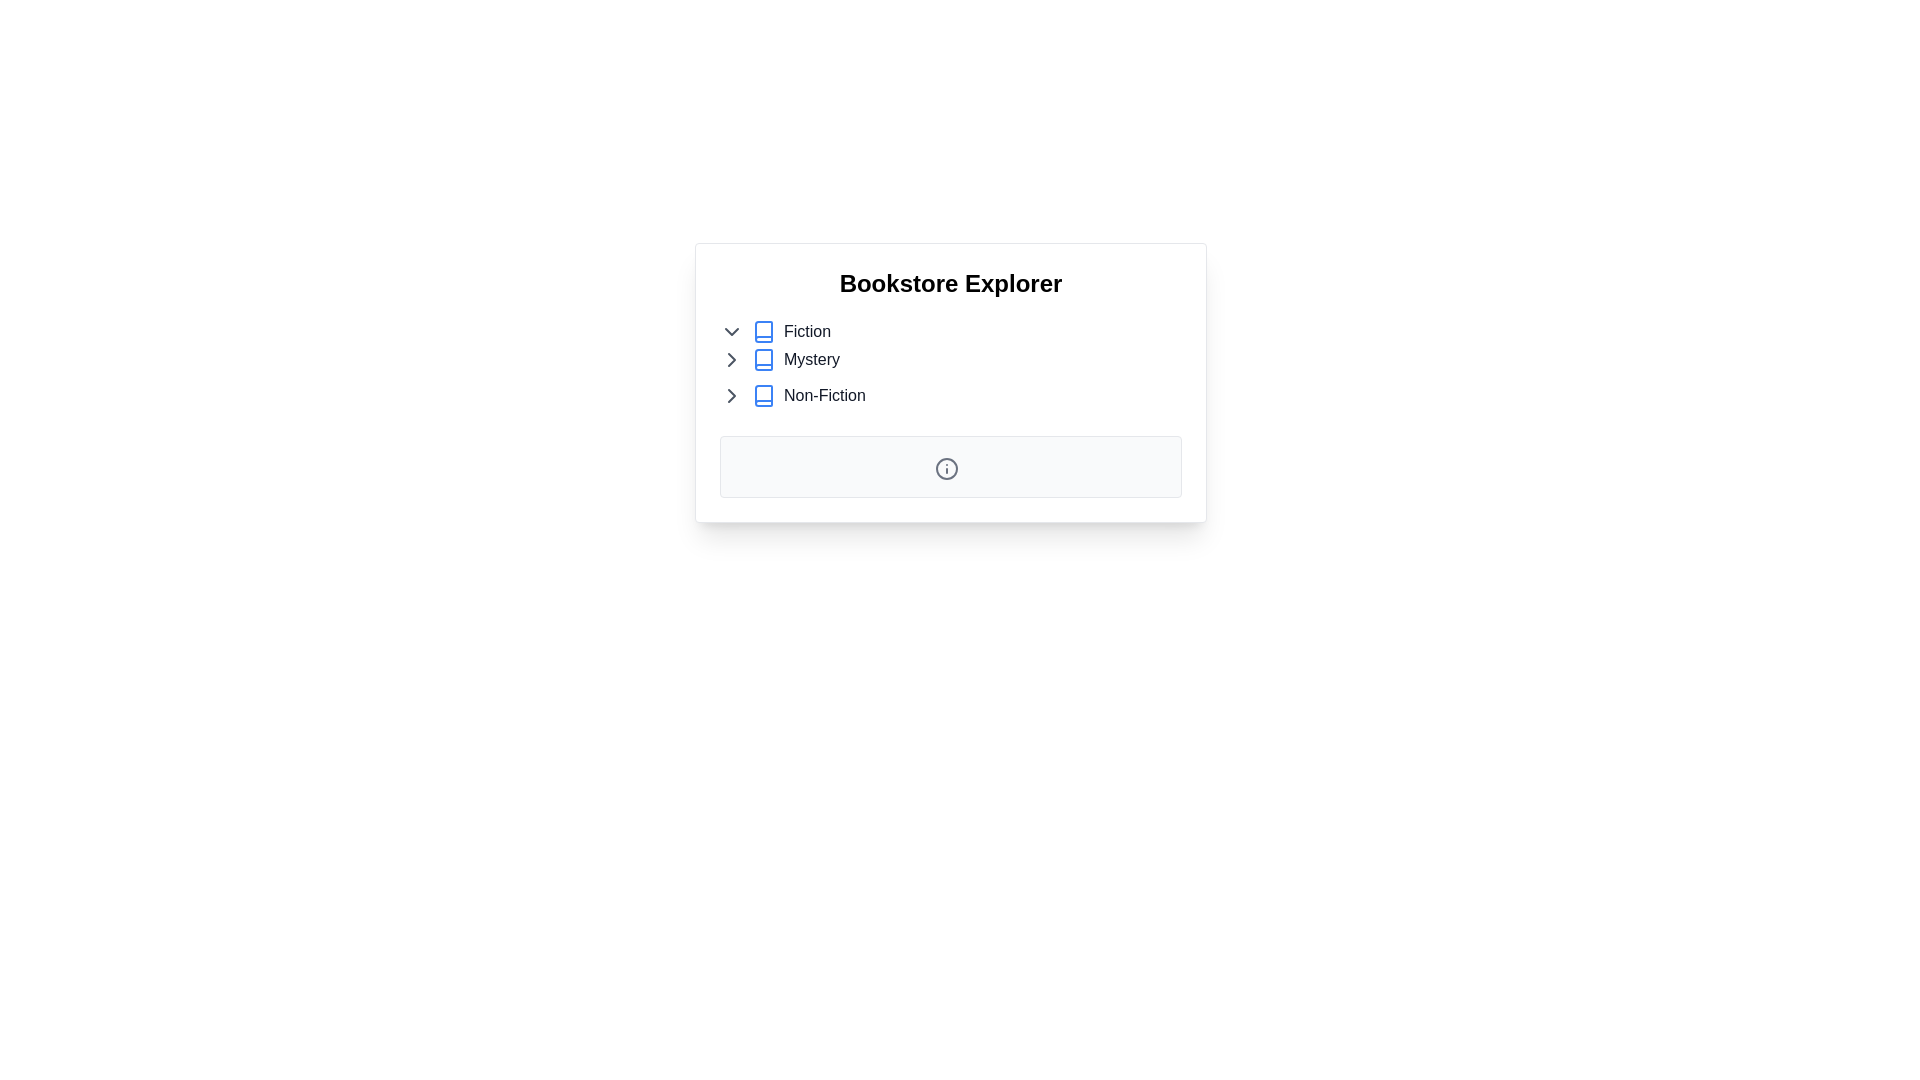 The height and width of the screenshot is (1080, 1920). What do you see at coordinates (730, 358) in the screenshot?
I see `the right-pointing chevron icon near the text 'Mystery'` at bounding box center [730, 358].